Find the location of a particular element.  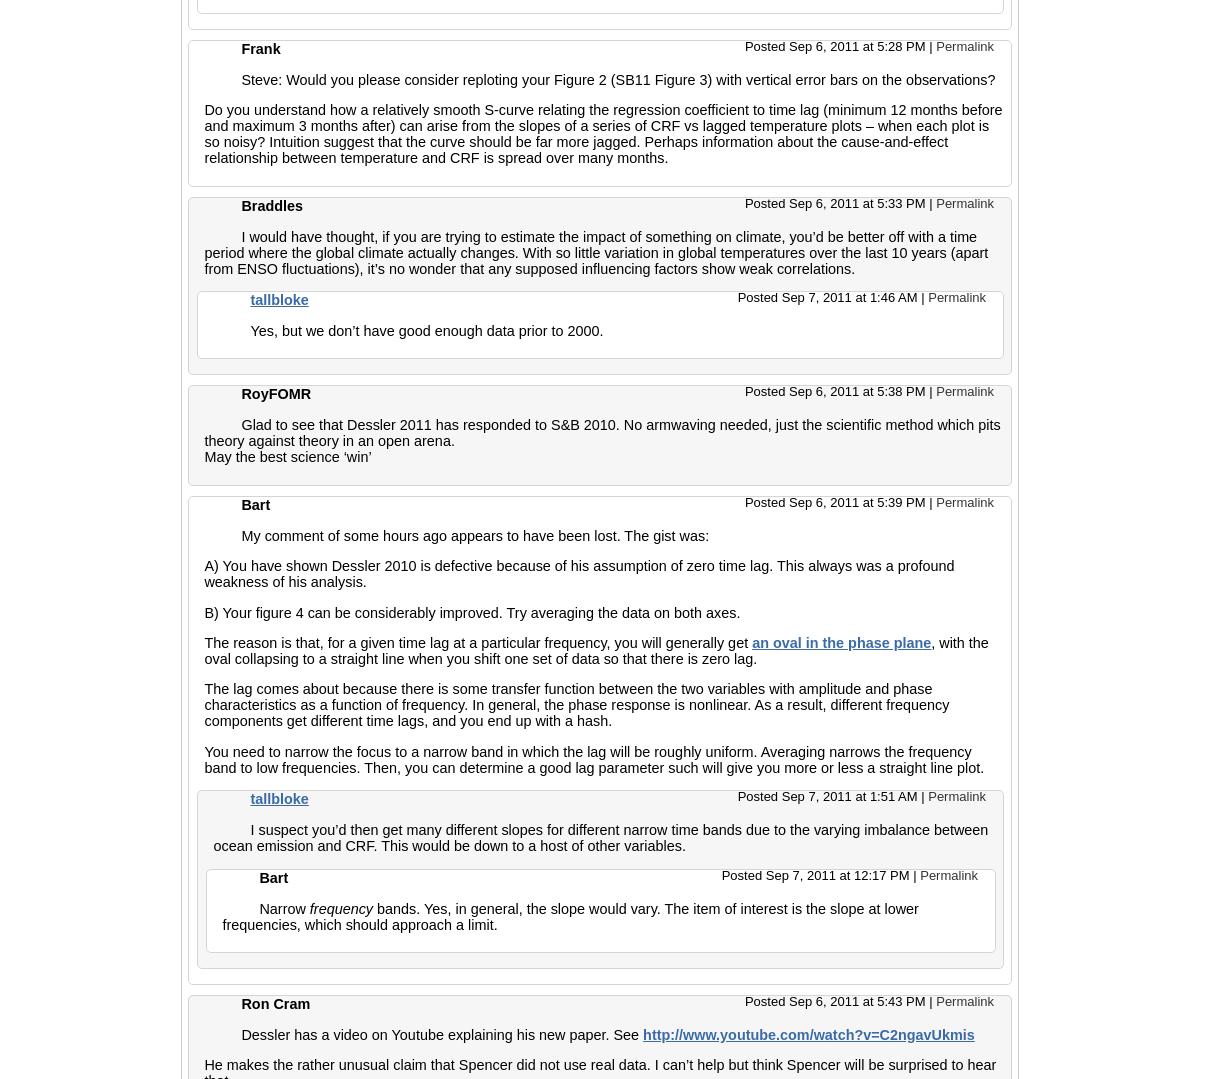

'I would have thought, if you are trying to estimate the impact of something on climate, you’d be better off with a time period where the global climate actually changes. With so little variation in global temperatures over the last 10 years (apart from ENSO fluctuations), it’s no wonder that any supposed influencing factors show weak correlations.' is located at coordinates (595, 251).